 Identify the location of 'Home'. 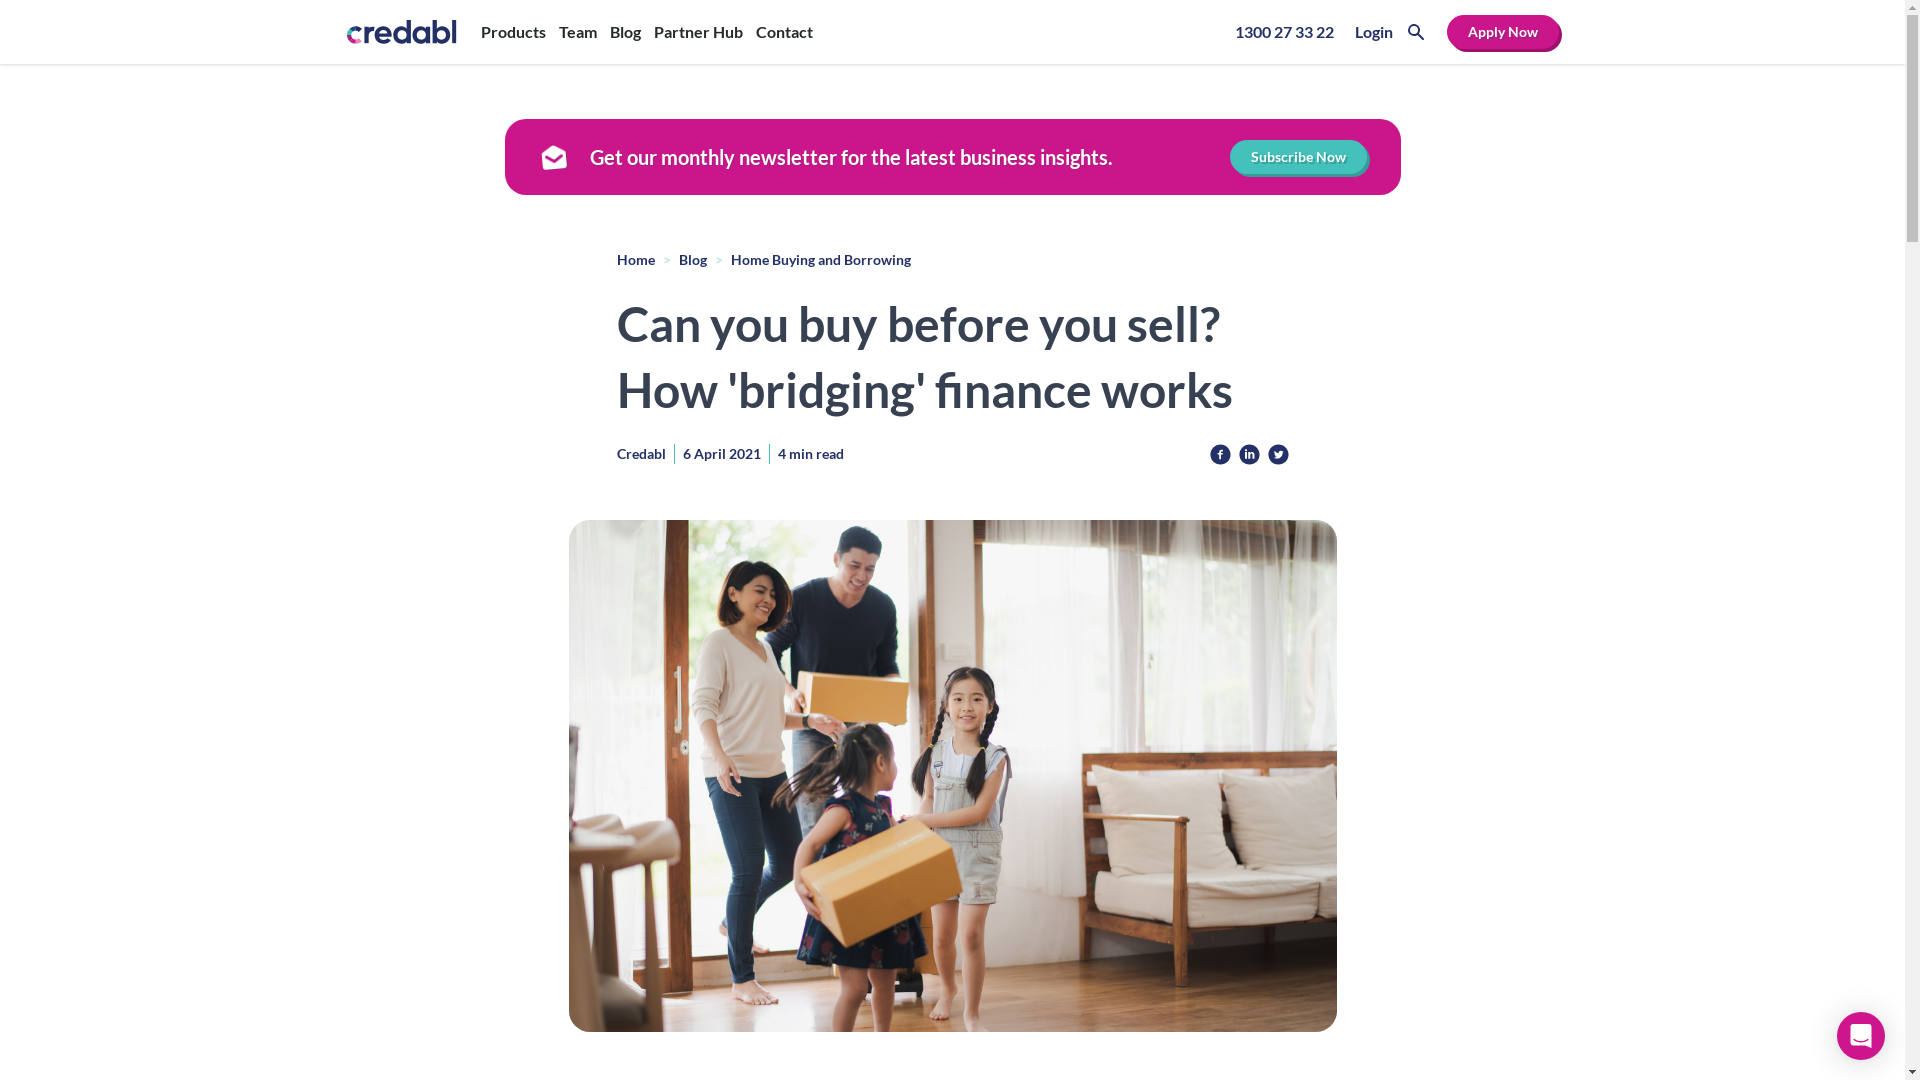
(633, 258).